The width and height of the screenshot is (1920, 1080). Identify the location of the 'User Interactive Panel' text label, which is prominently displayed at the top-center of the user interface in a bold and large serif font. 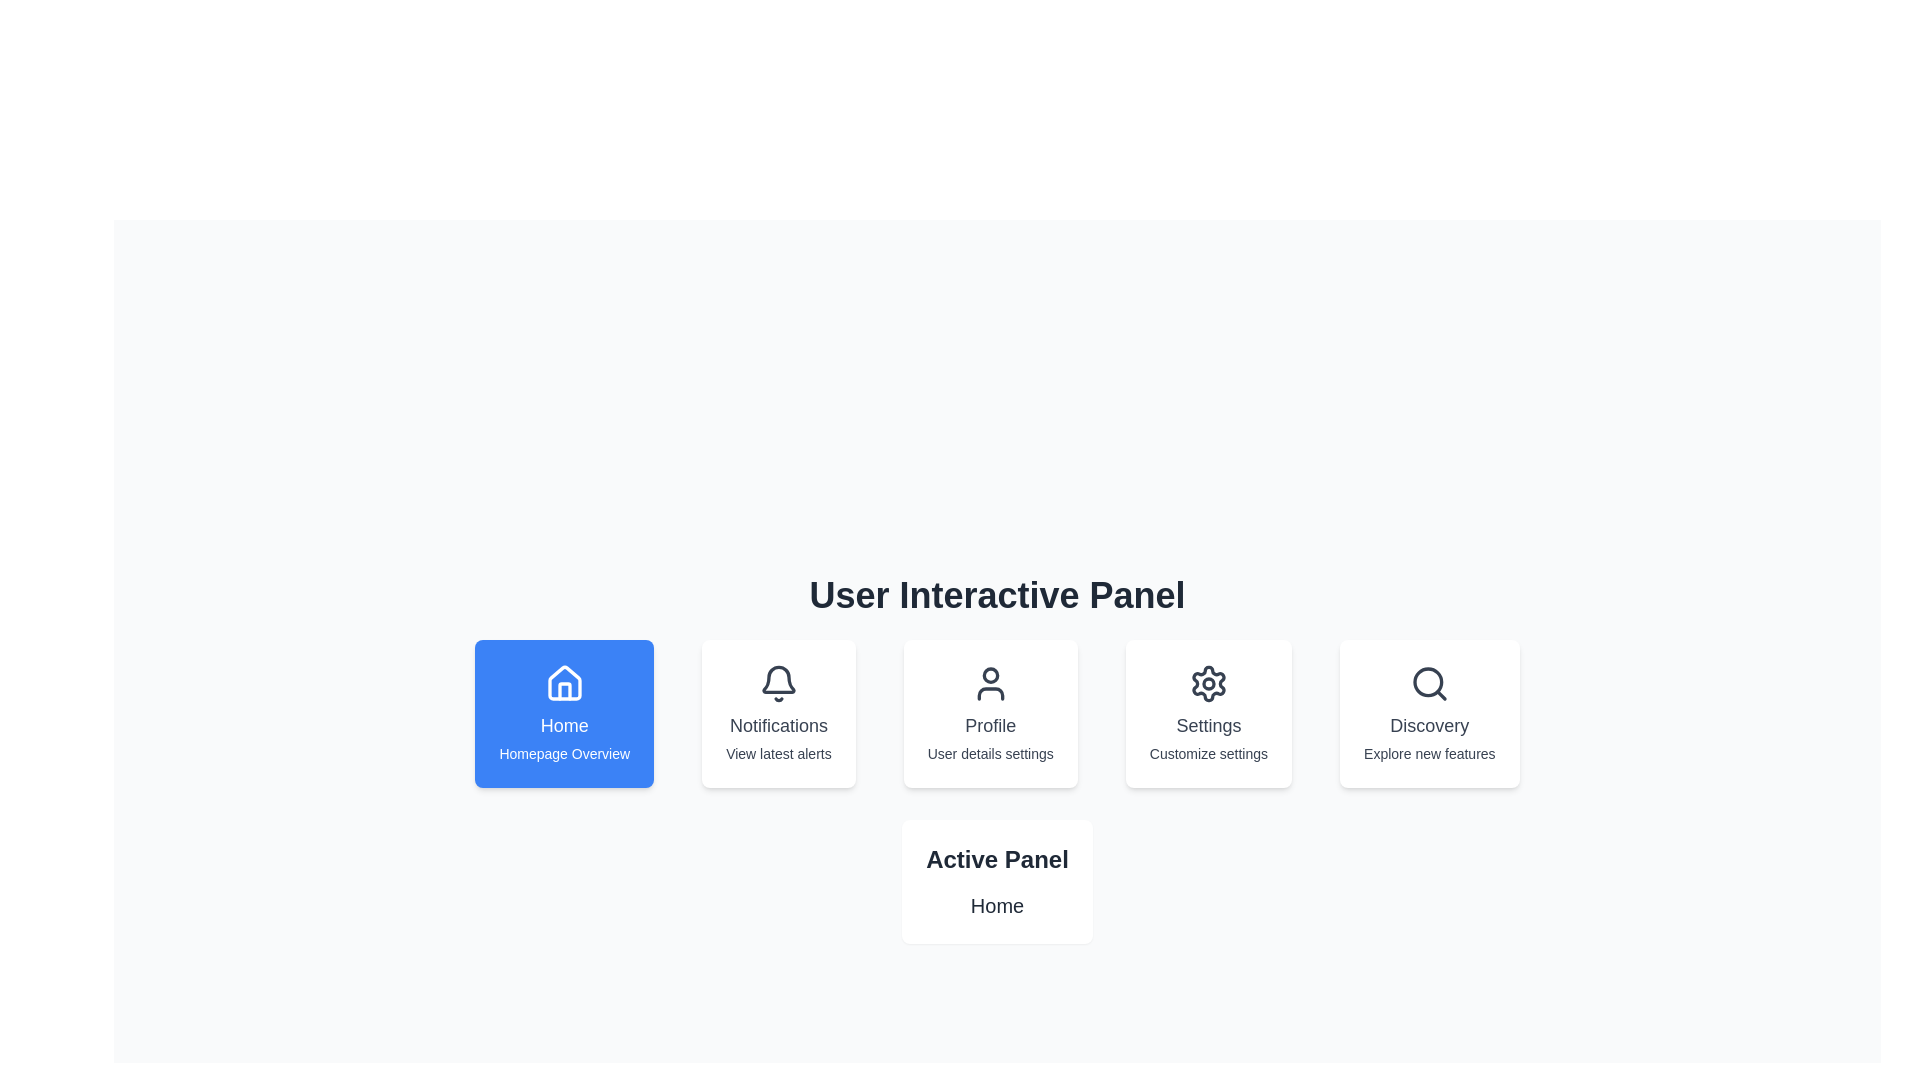
(997, 595).